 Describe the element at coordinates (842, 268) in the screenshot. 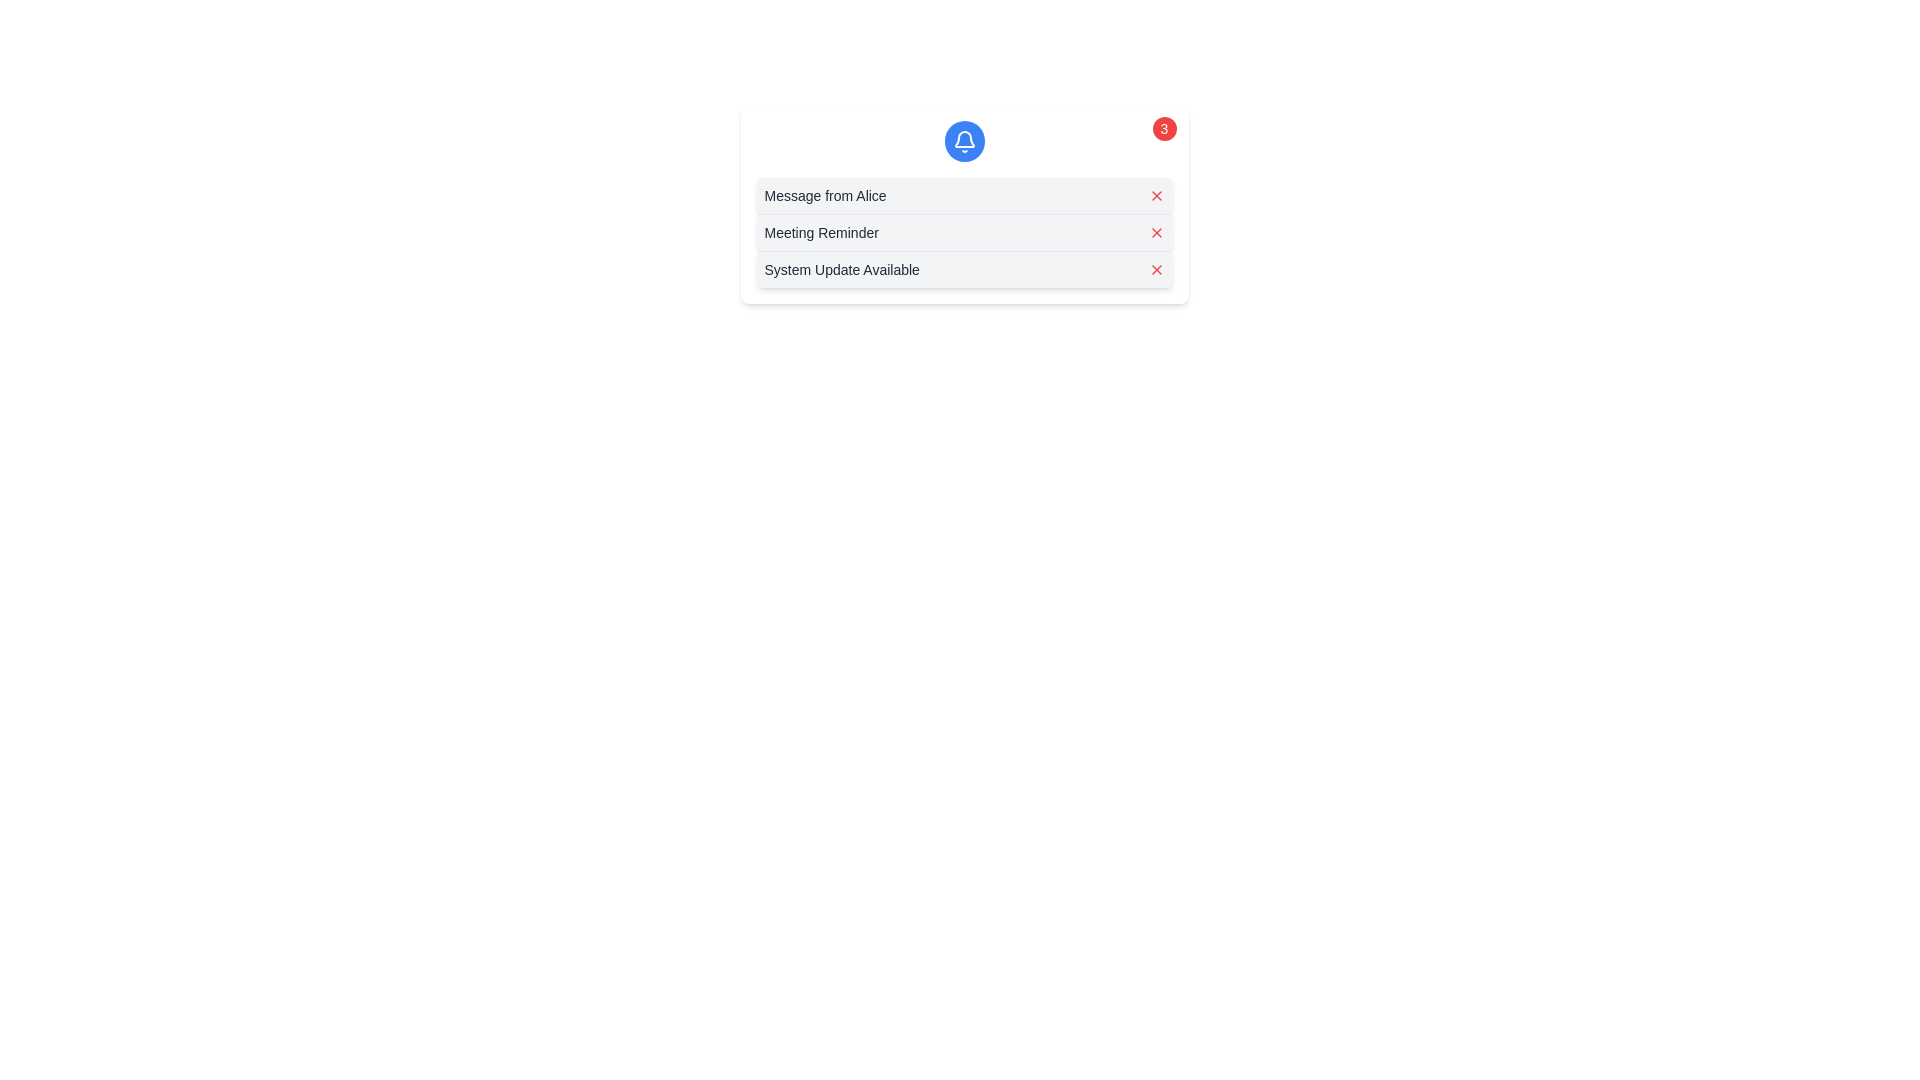

I see `the text element that reads 'System Update Available', which is styled in a small gray font and located within a horizontally-aligned notification bar` at that location.